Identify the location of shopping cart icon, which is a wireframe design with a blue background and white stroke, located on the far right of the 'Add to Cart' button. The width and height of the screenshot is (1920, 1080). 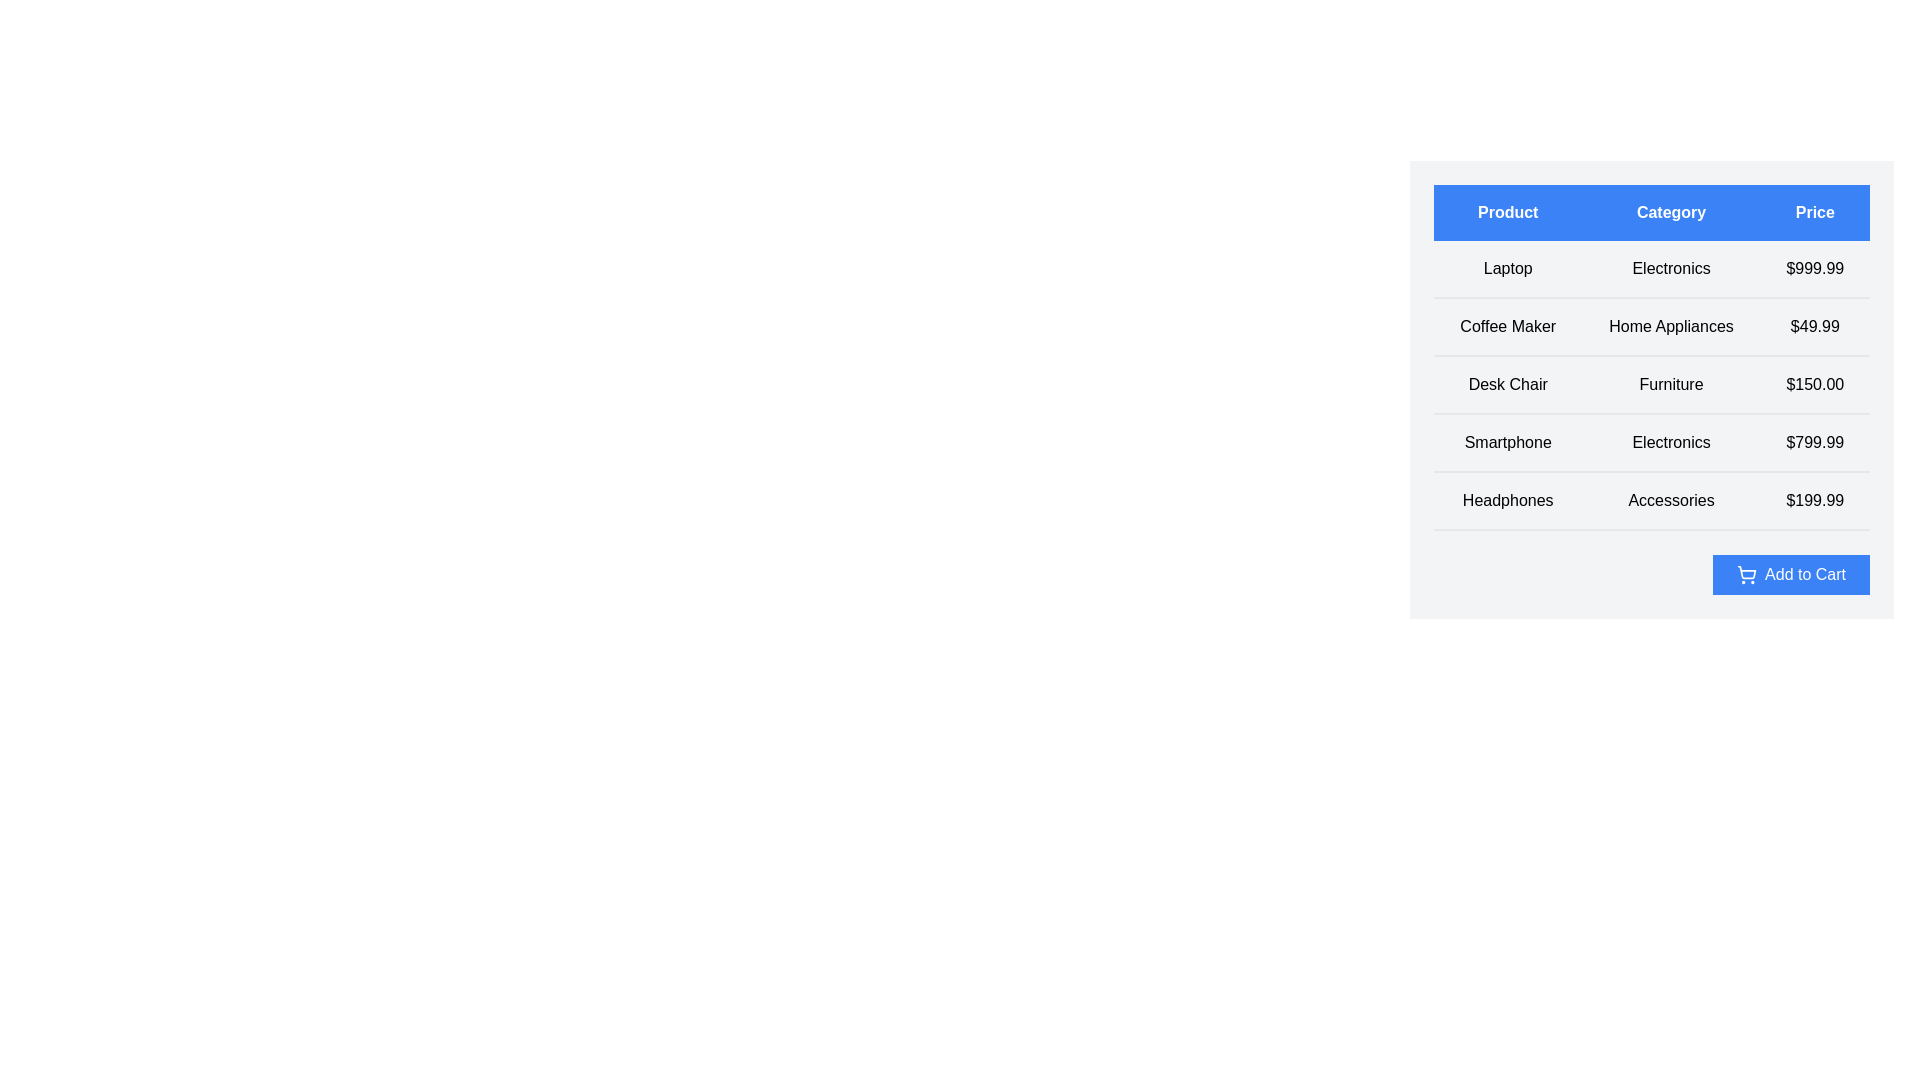
(1746, 574).